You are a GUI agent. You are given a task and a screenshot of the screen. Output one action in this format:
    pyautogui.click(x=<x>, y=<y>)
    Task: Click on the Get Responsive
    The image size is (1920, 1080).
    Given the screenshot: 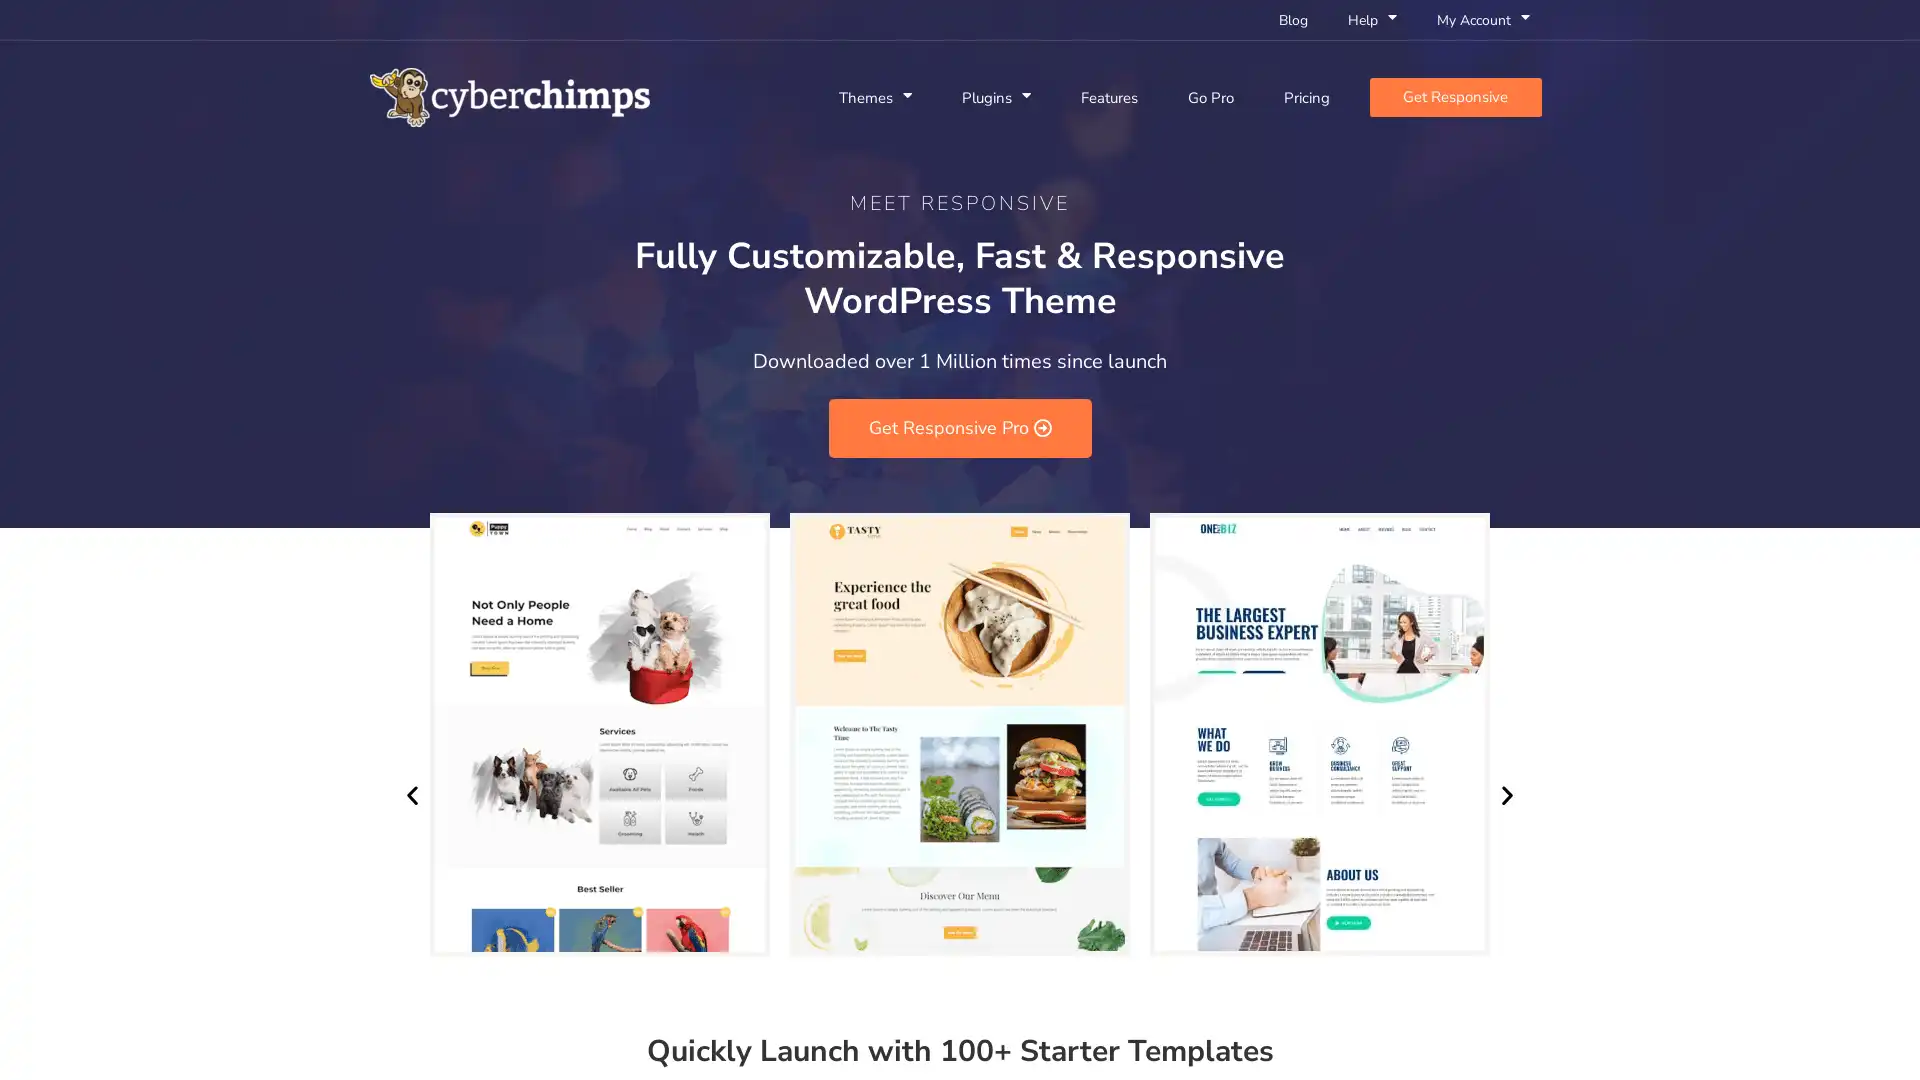 What is the action you would take?
    pyautogui.click(x=1454, y=97)
    